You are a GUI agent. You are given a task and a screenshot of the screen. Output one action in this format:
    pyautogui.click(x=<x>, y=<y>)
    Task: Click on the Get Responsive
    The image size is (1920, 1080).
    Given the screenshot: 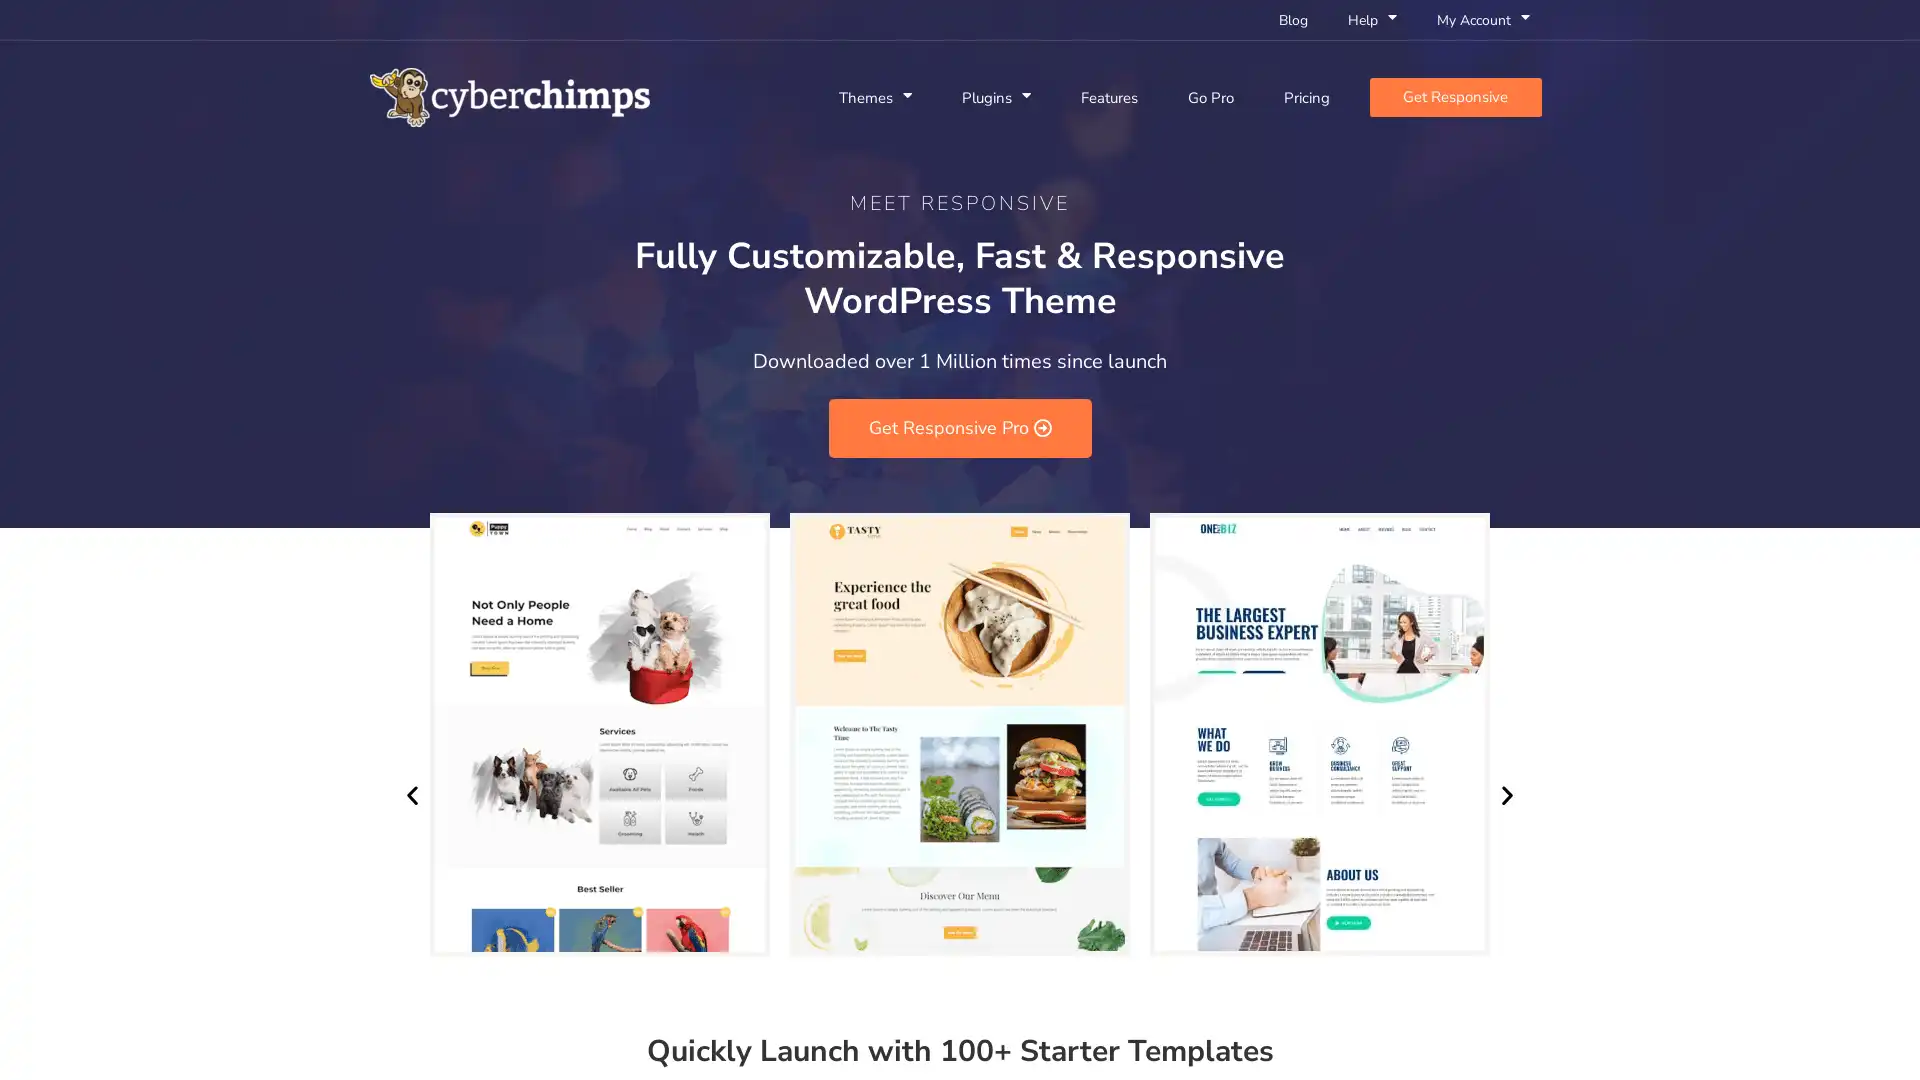 What is the action you would take?
    pyautogui.click(x=1454, y=97)
    